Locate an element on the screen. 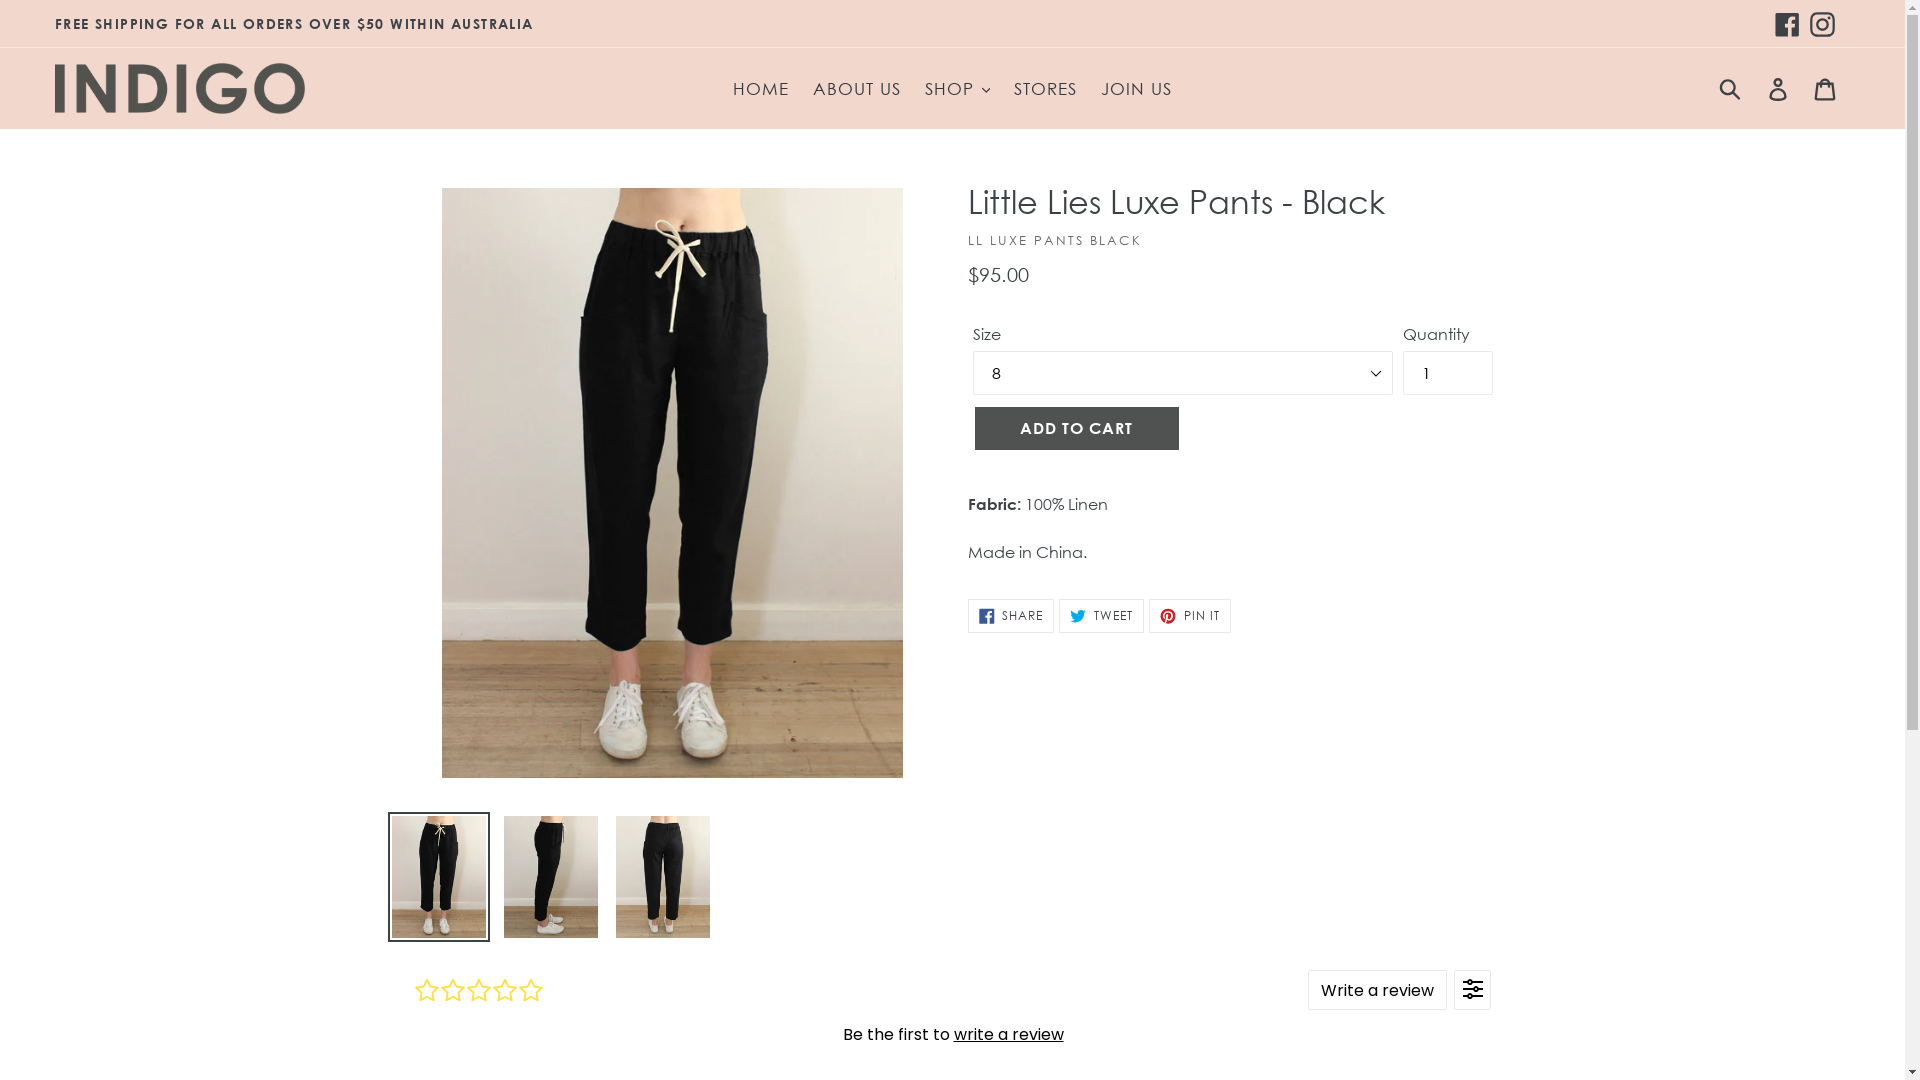  'Facebook' is located at coordinates (1787, 23).